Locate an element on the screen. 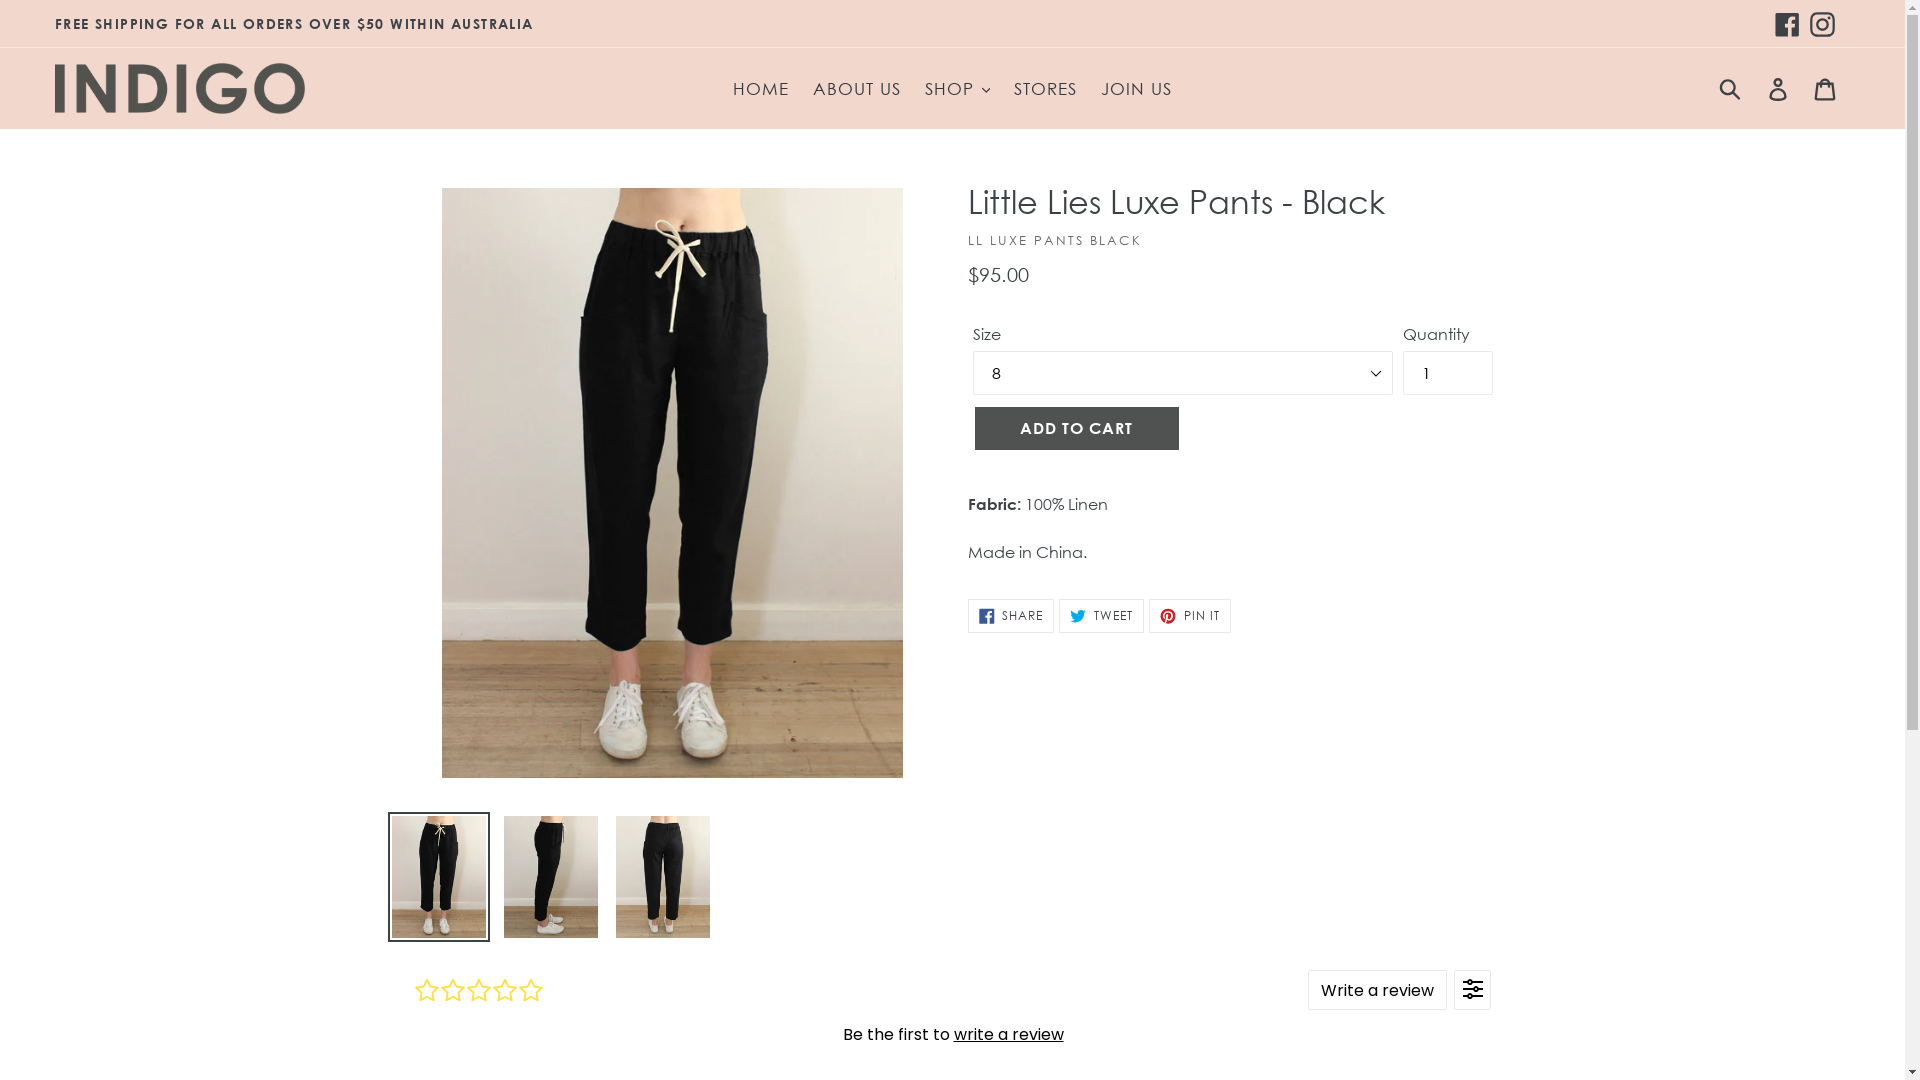  'Facebook' is located at coordinates (1787, 23).